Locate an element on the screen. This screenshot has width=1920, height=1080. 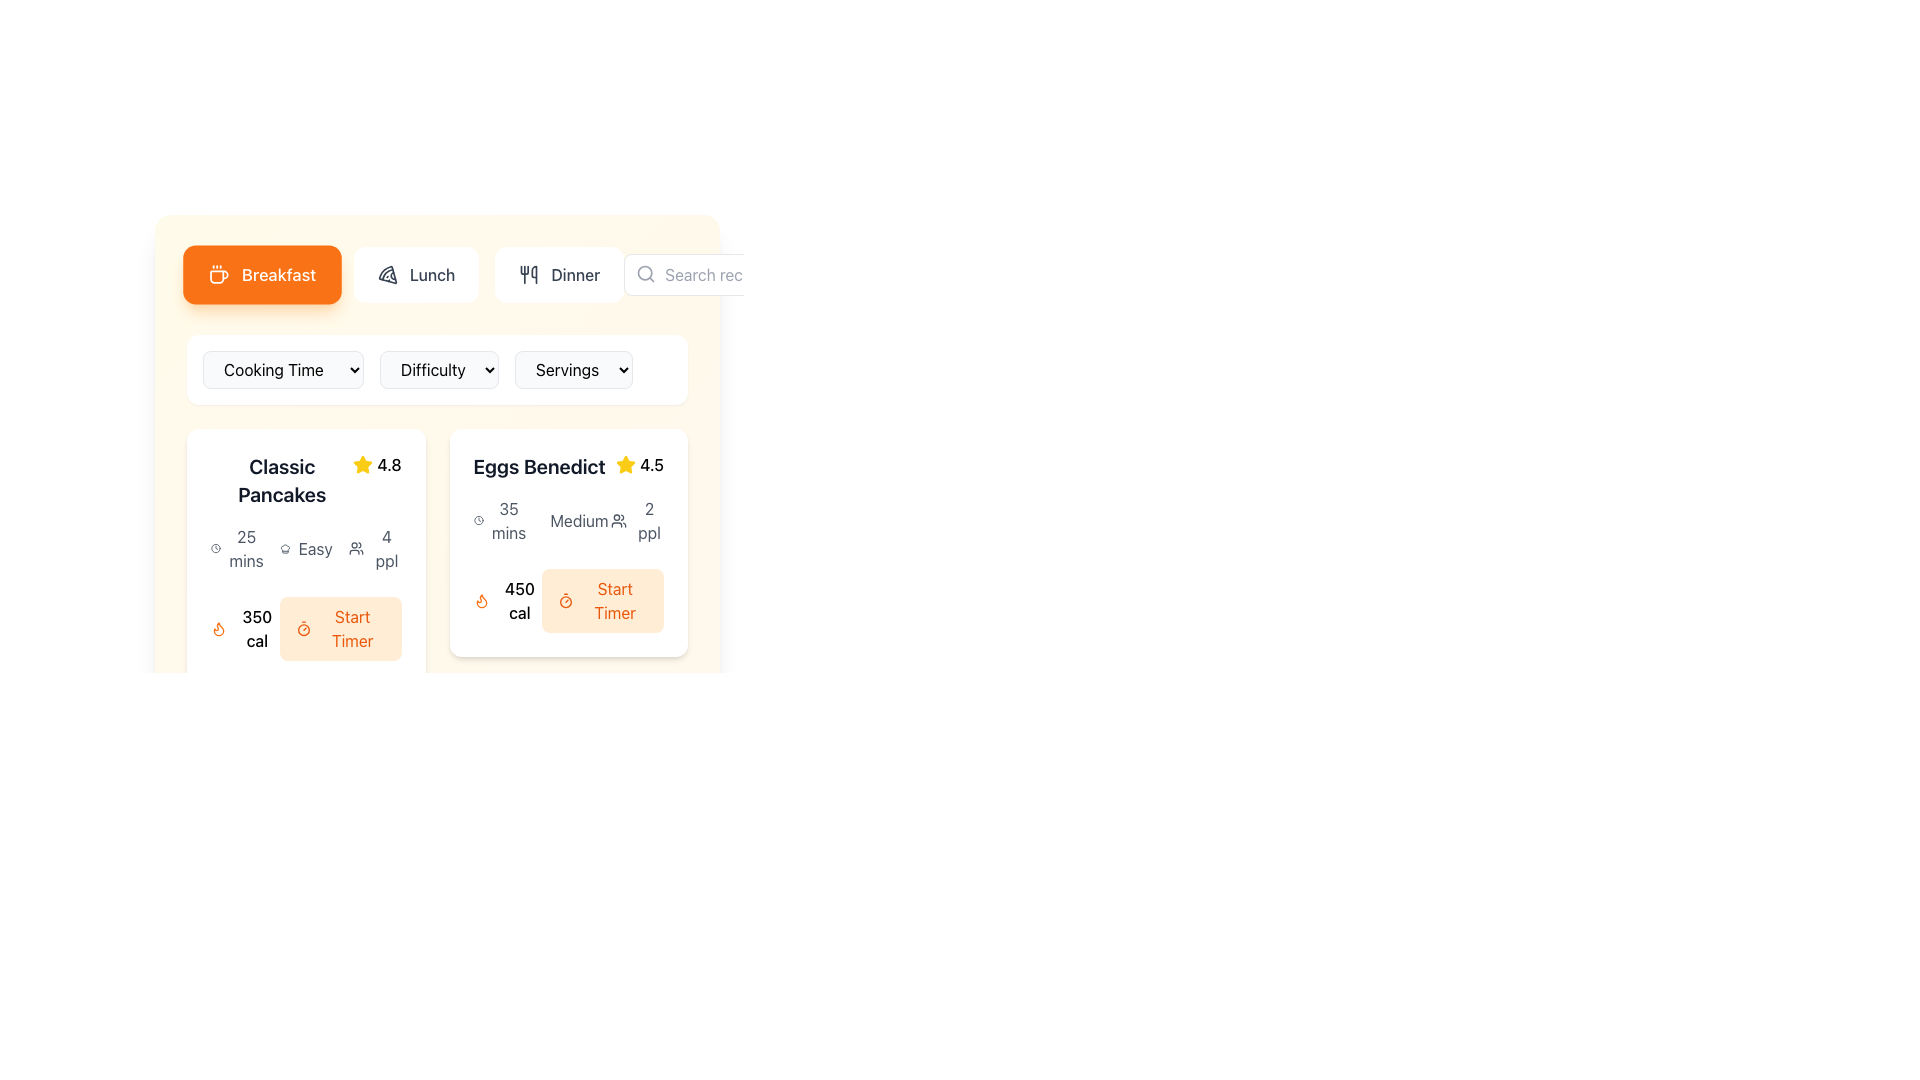
the 'Easy' text label, which is styled in gray color and located in the 'difficulty' section of the left card labeled 'Classic Pancakes.' is located at coordinates (314, 548).